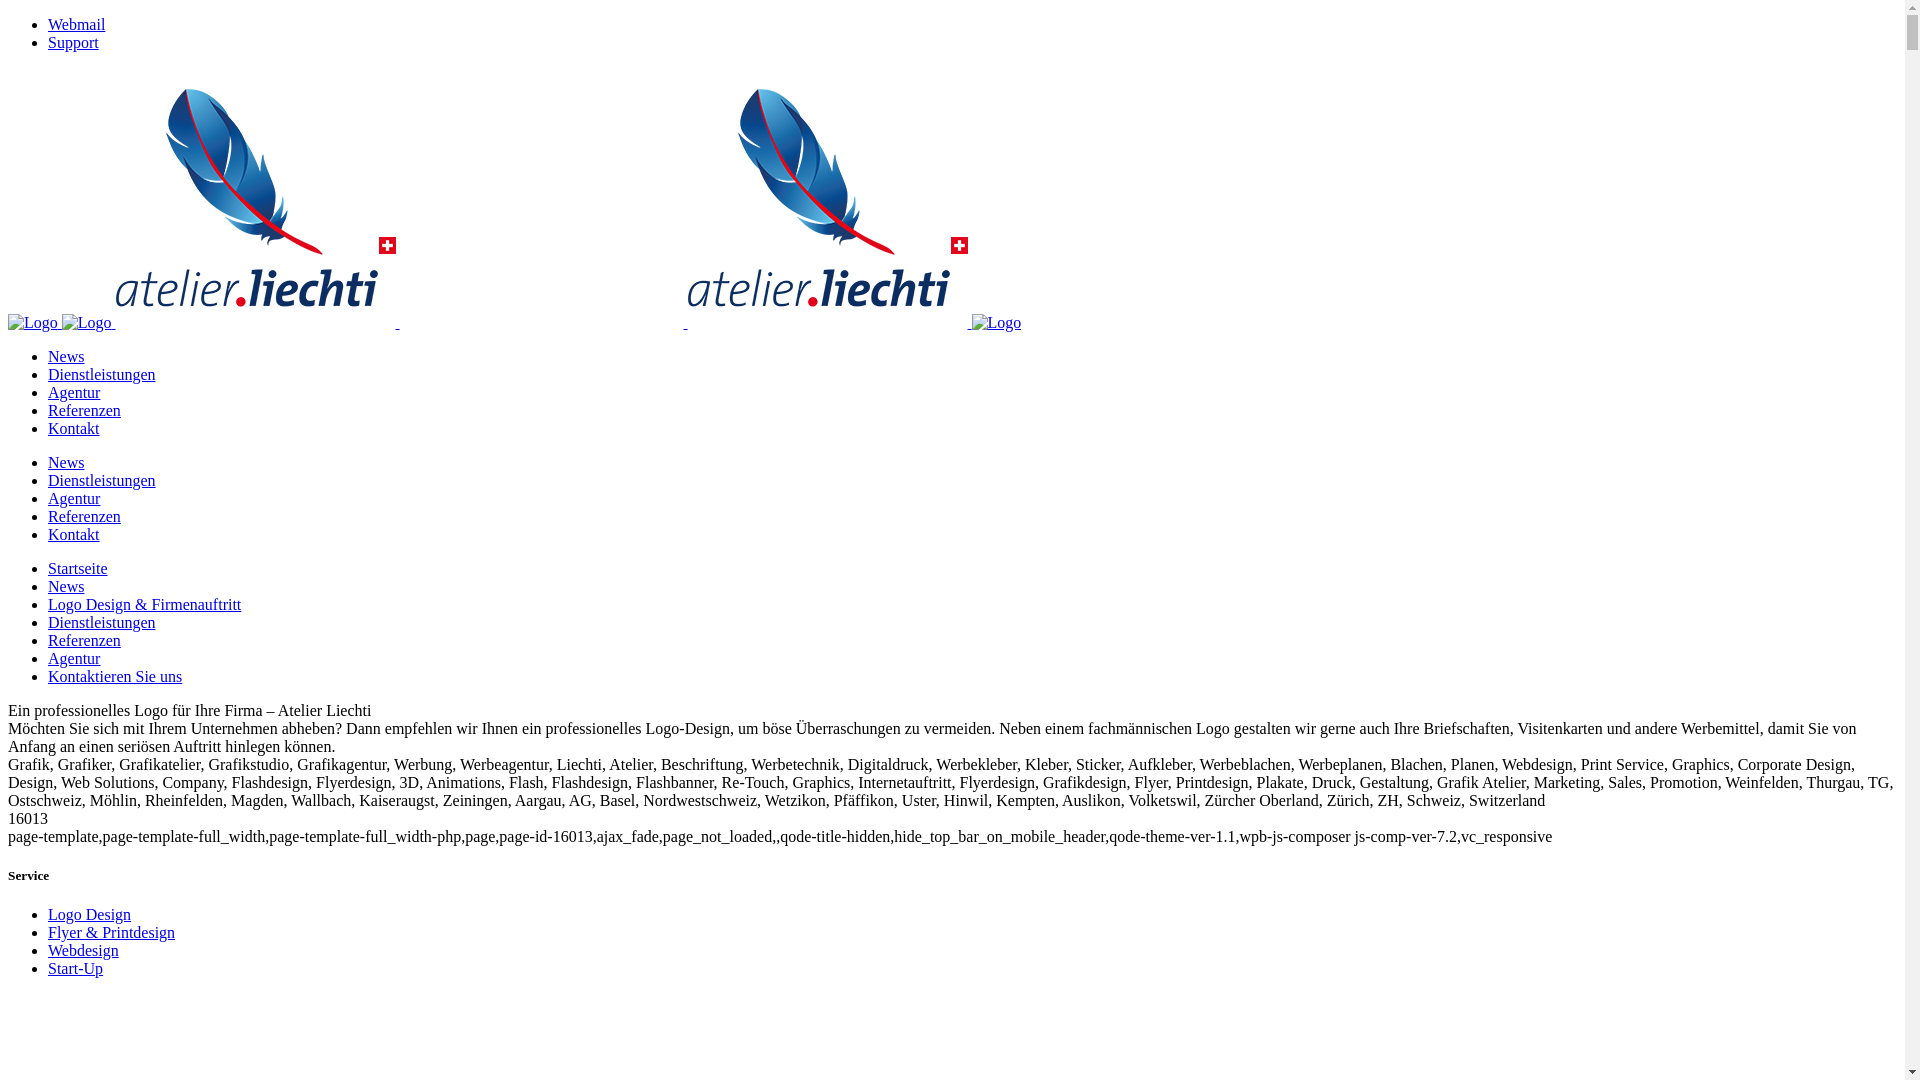  Describe the element at coordinates (48, 568) in the screenshot. I see `'Startseite'` at that location.